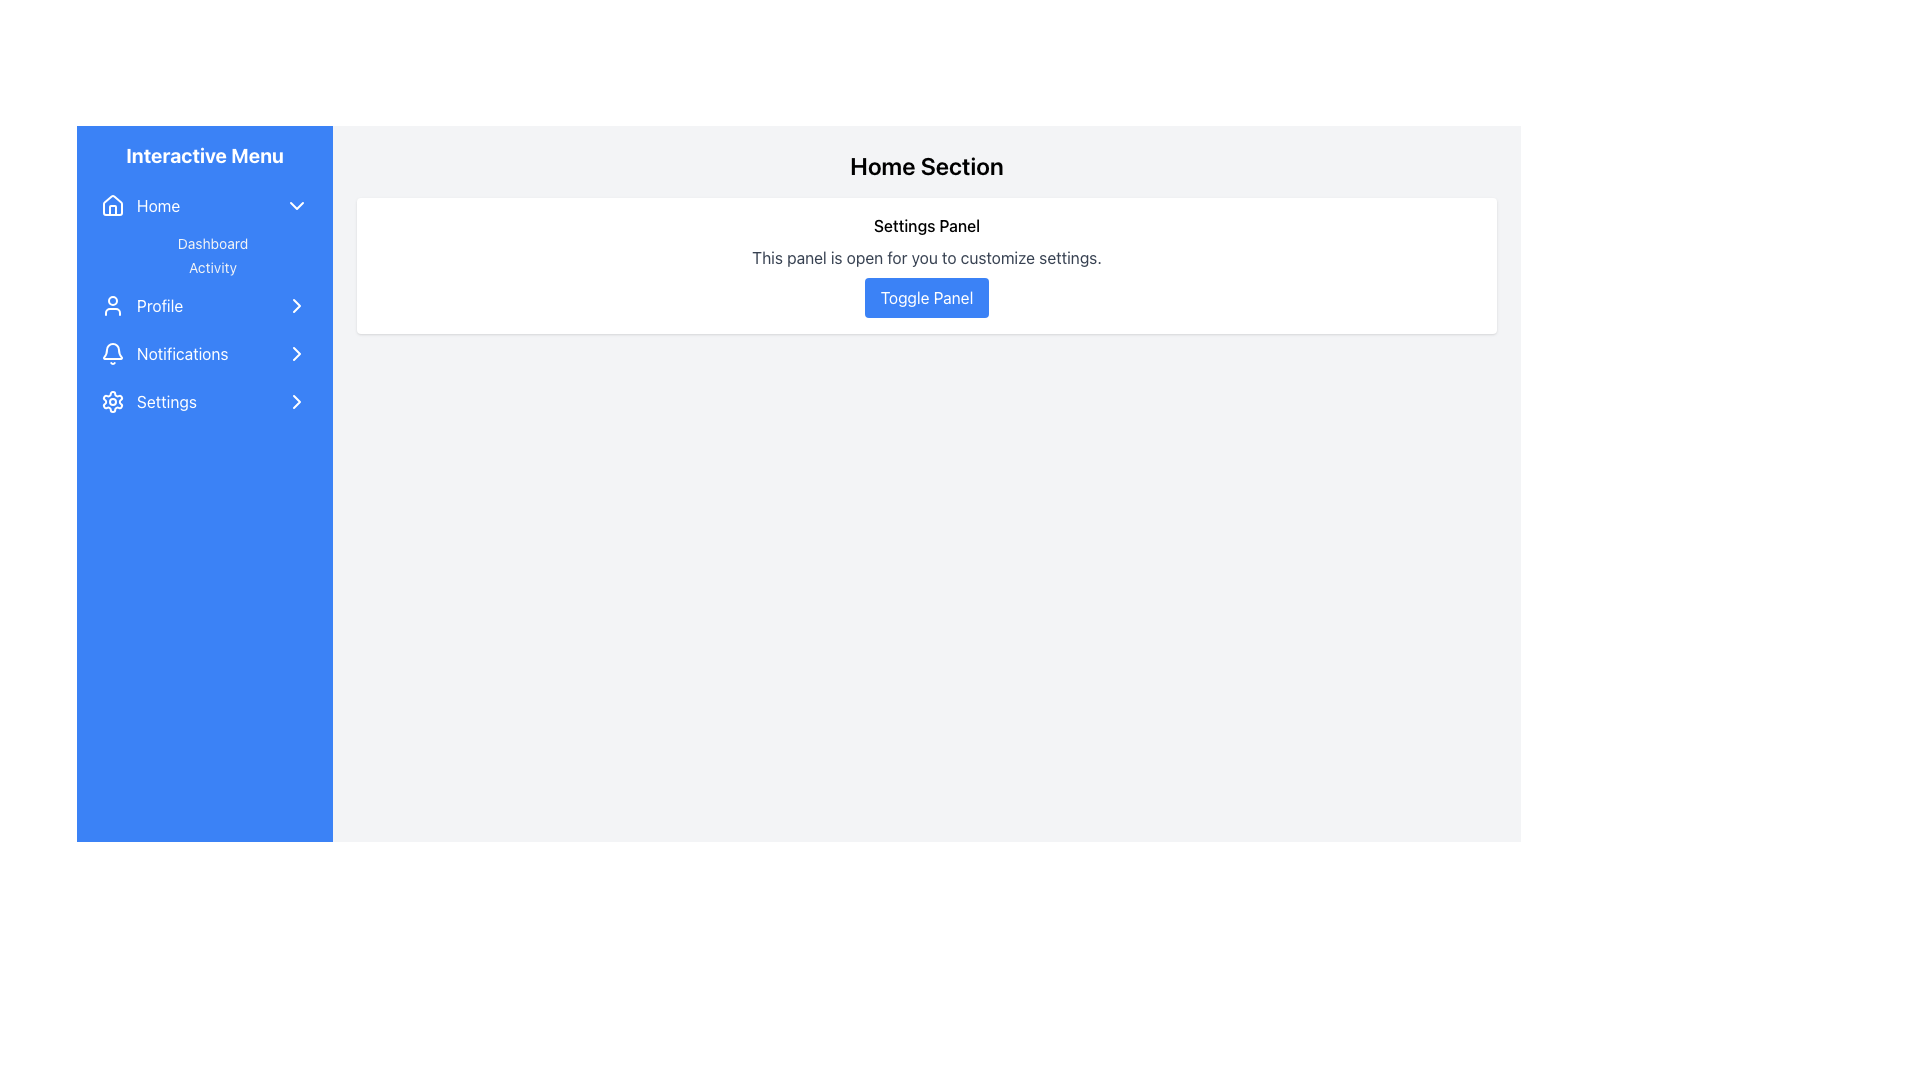  I want to click on text label displaying 'Dashboard' which is styled in light gray and located on a blue background, aligned to the left side of the interface, so click(212, 242).